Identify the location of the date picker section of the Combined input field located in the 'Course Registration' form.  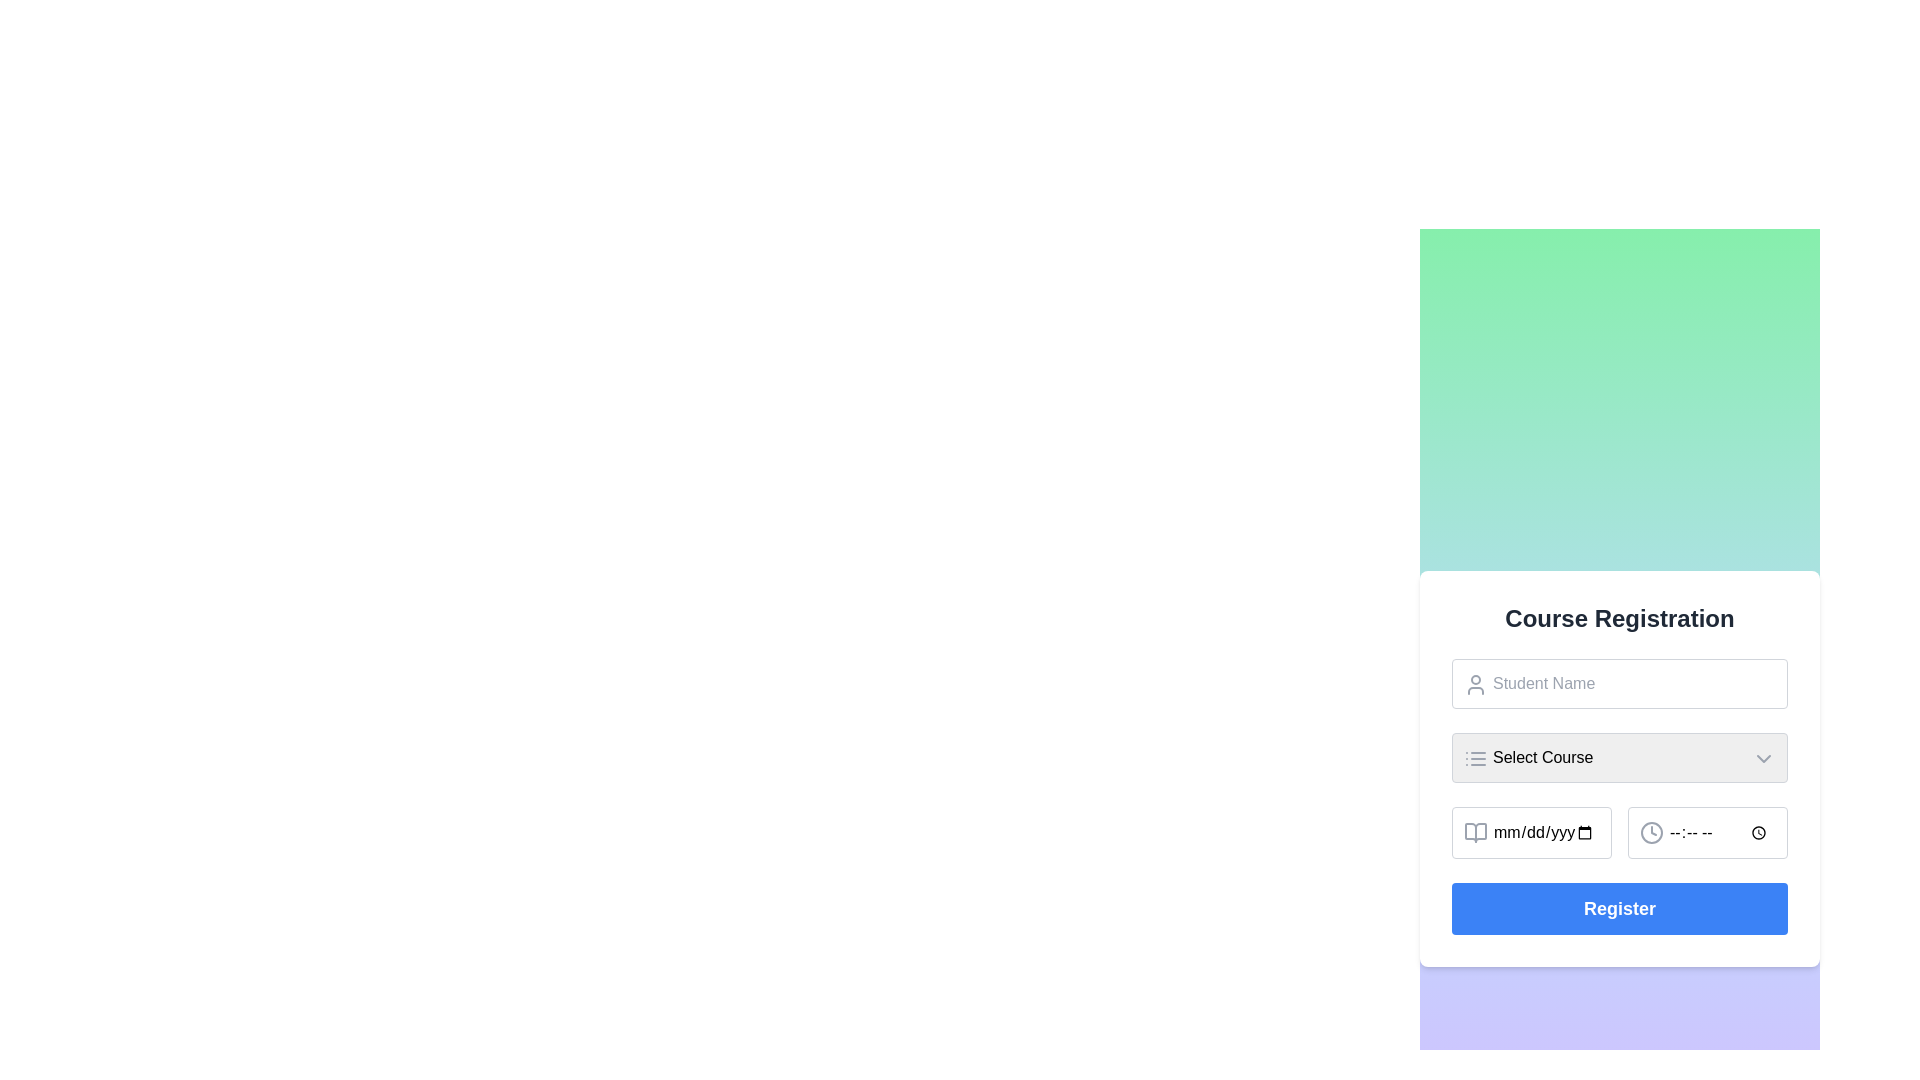
(1620, 833).